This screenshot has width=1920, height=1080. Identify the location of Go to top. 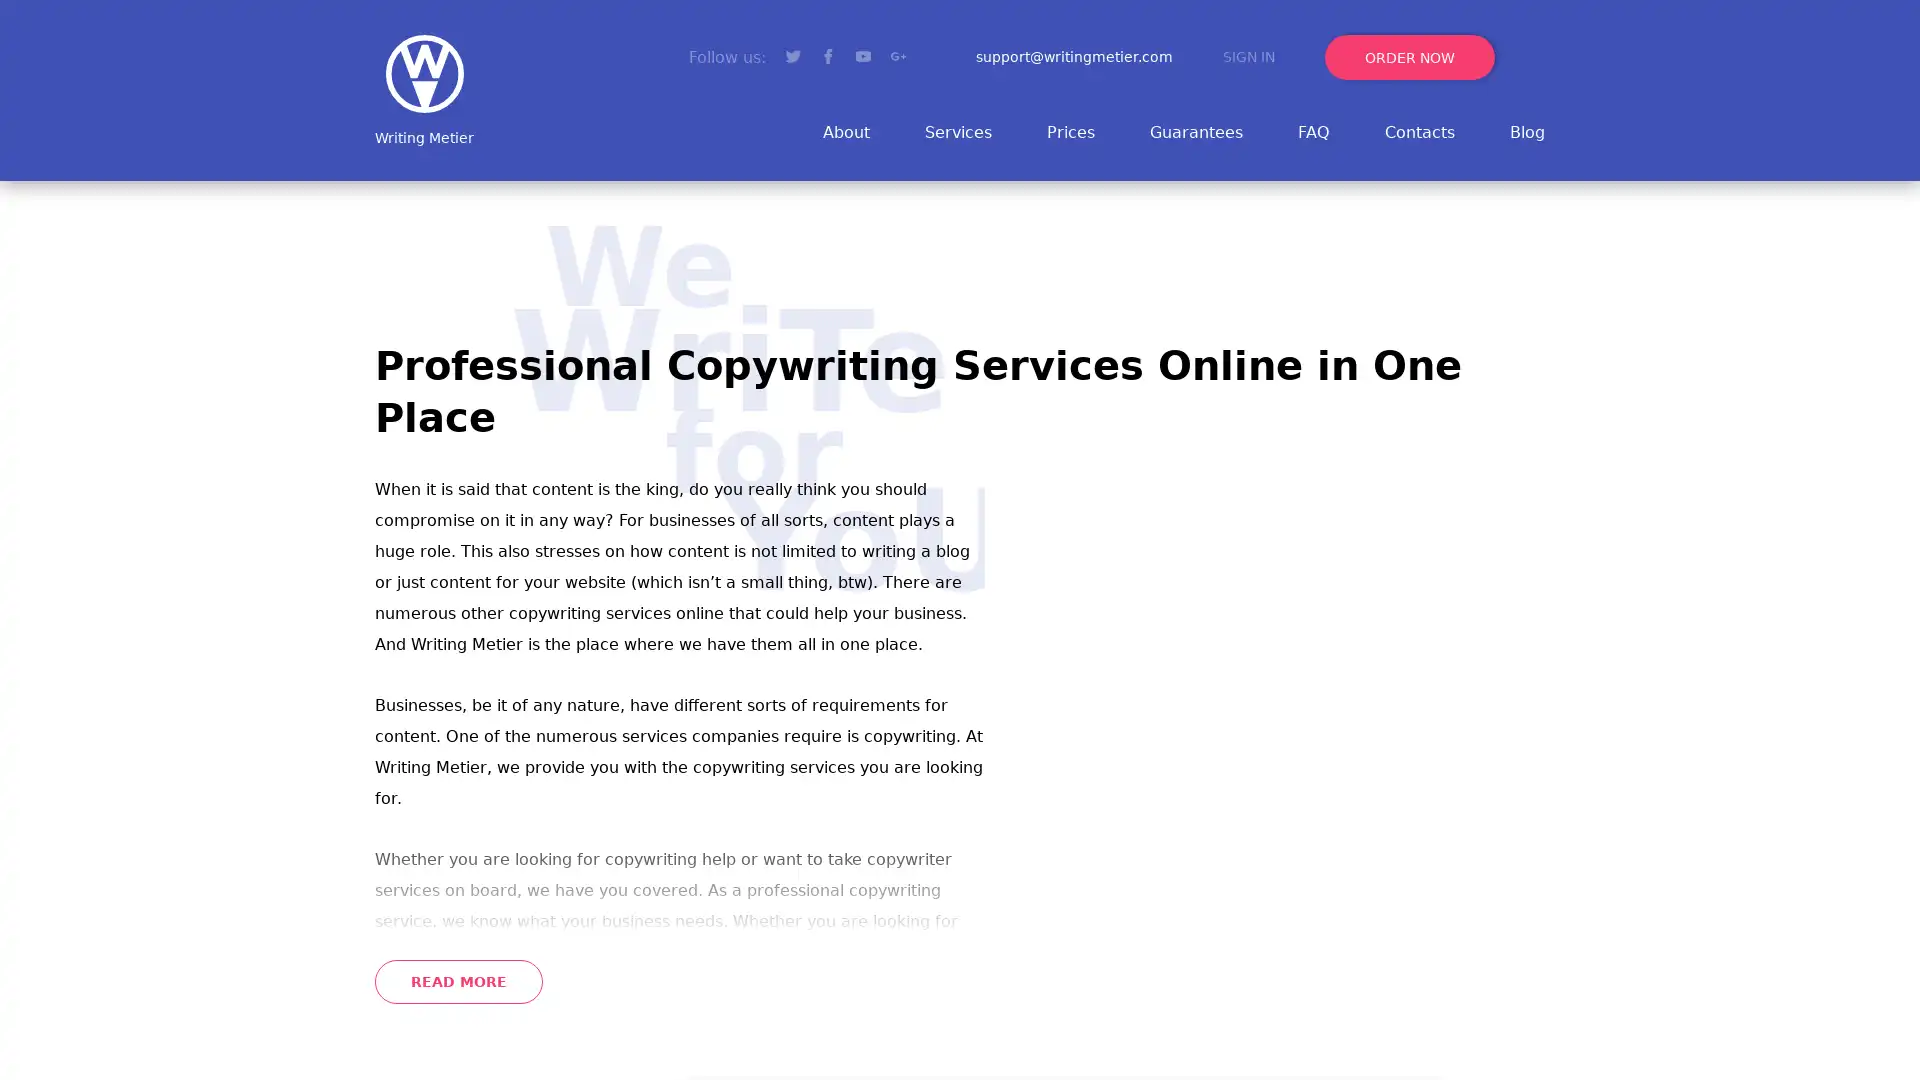
(1841, 912).